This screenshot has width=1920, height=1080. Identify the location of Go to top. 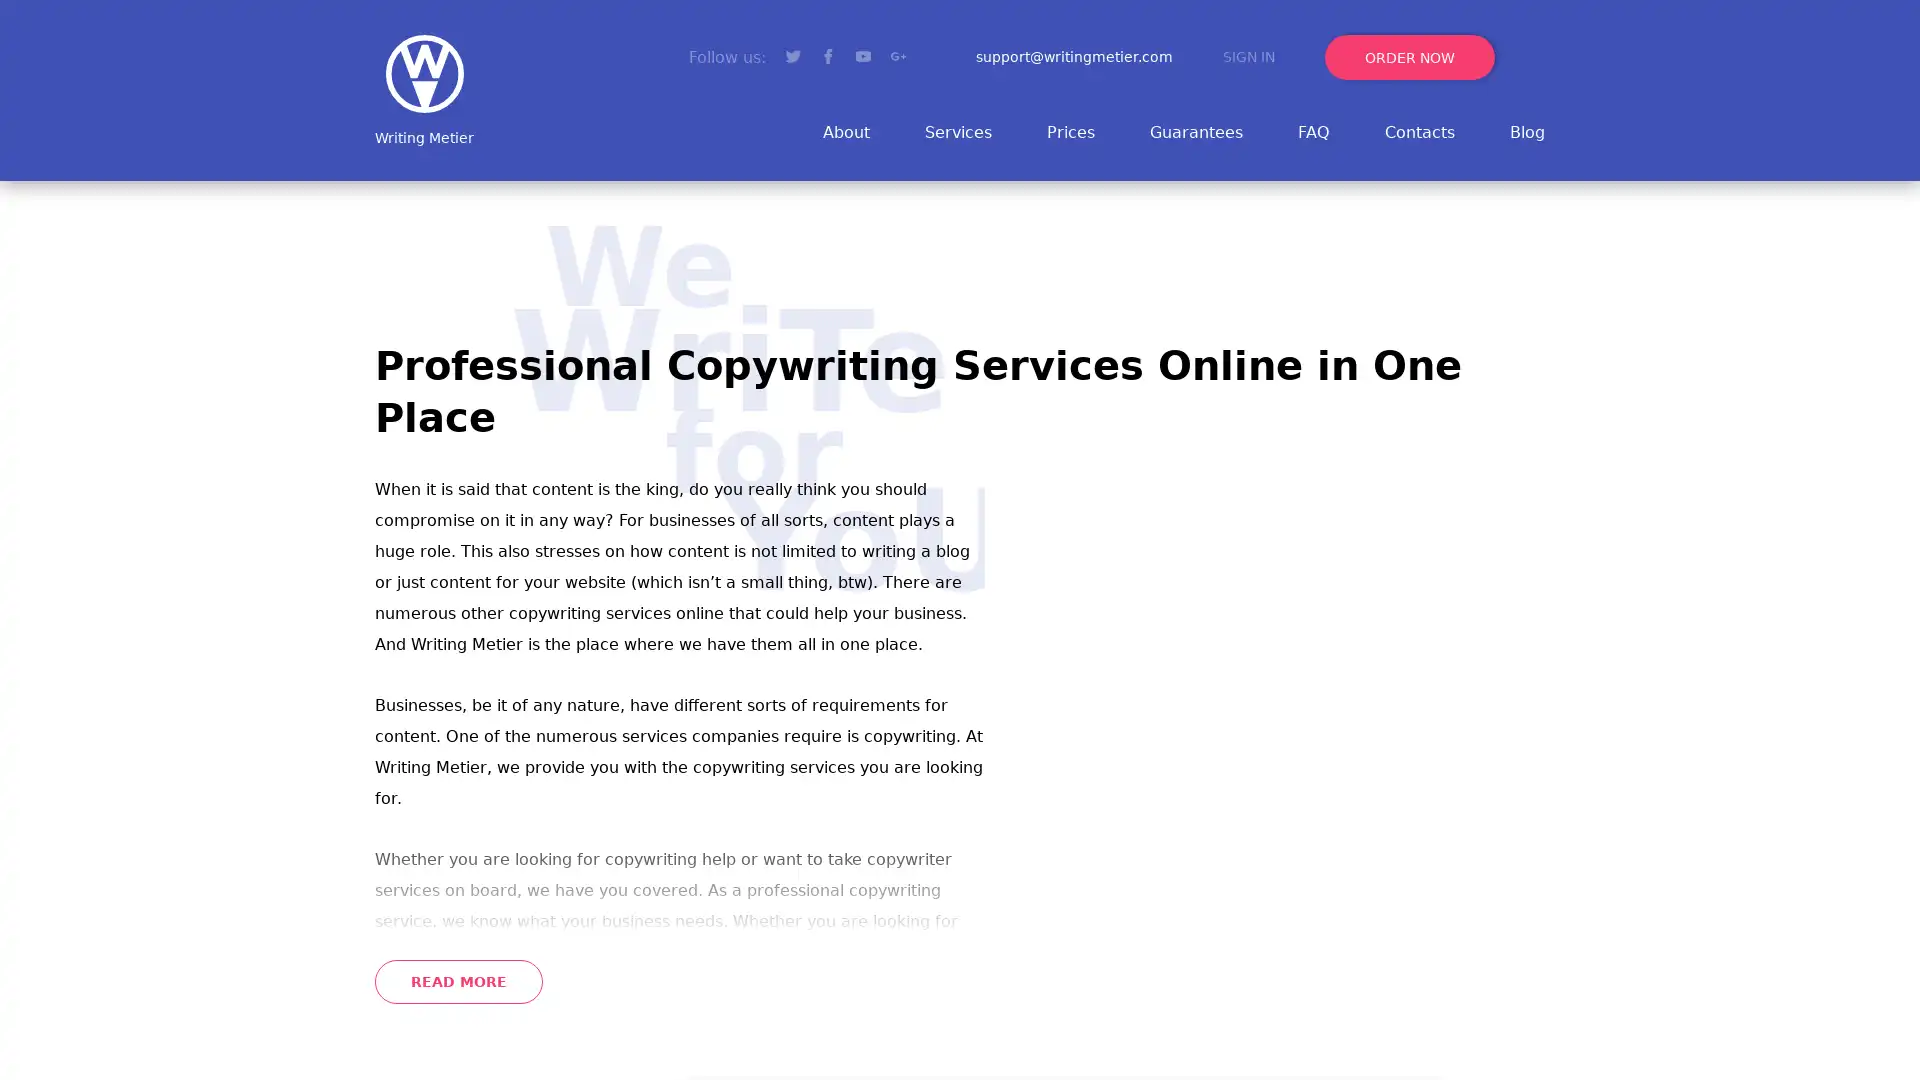
(1841, 912).